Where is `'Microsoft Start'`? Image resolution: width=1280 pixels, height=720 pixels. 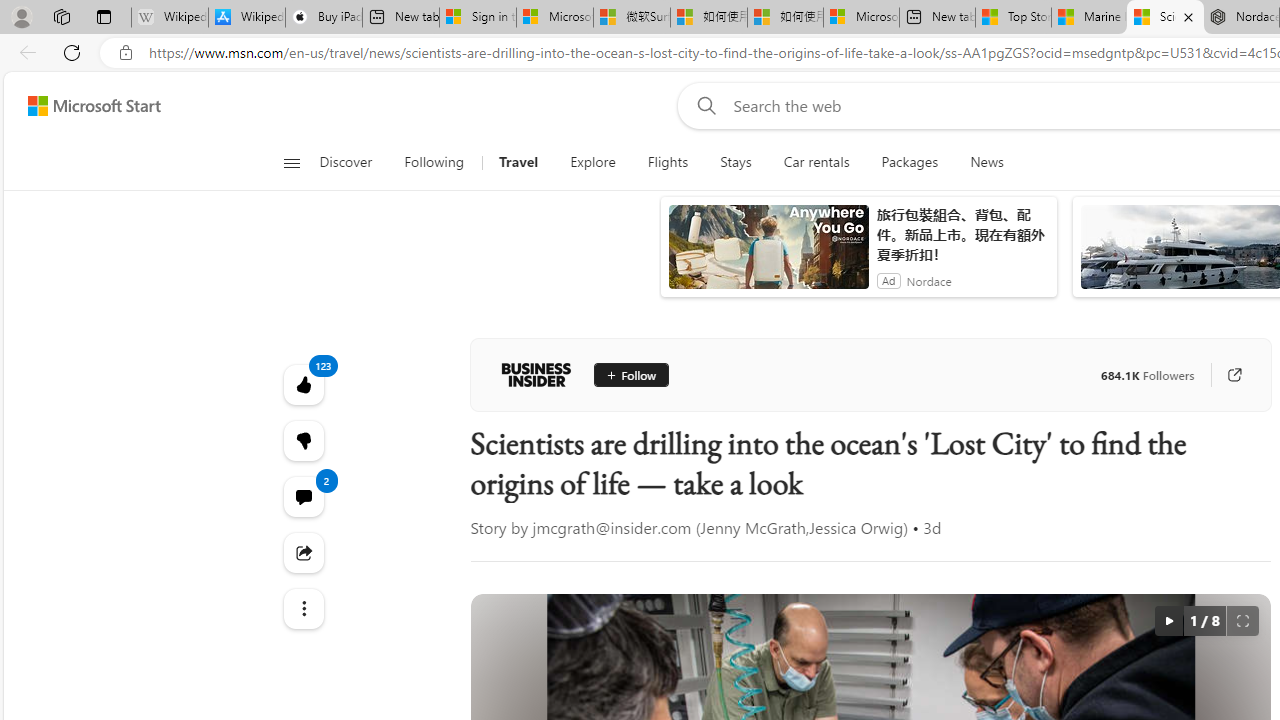 'Microsoft Start' is located at coordinates (93, 105).